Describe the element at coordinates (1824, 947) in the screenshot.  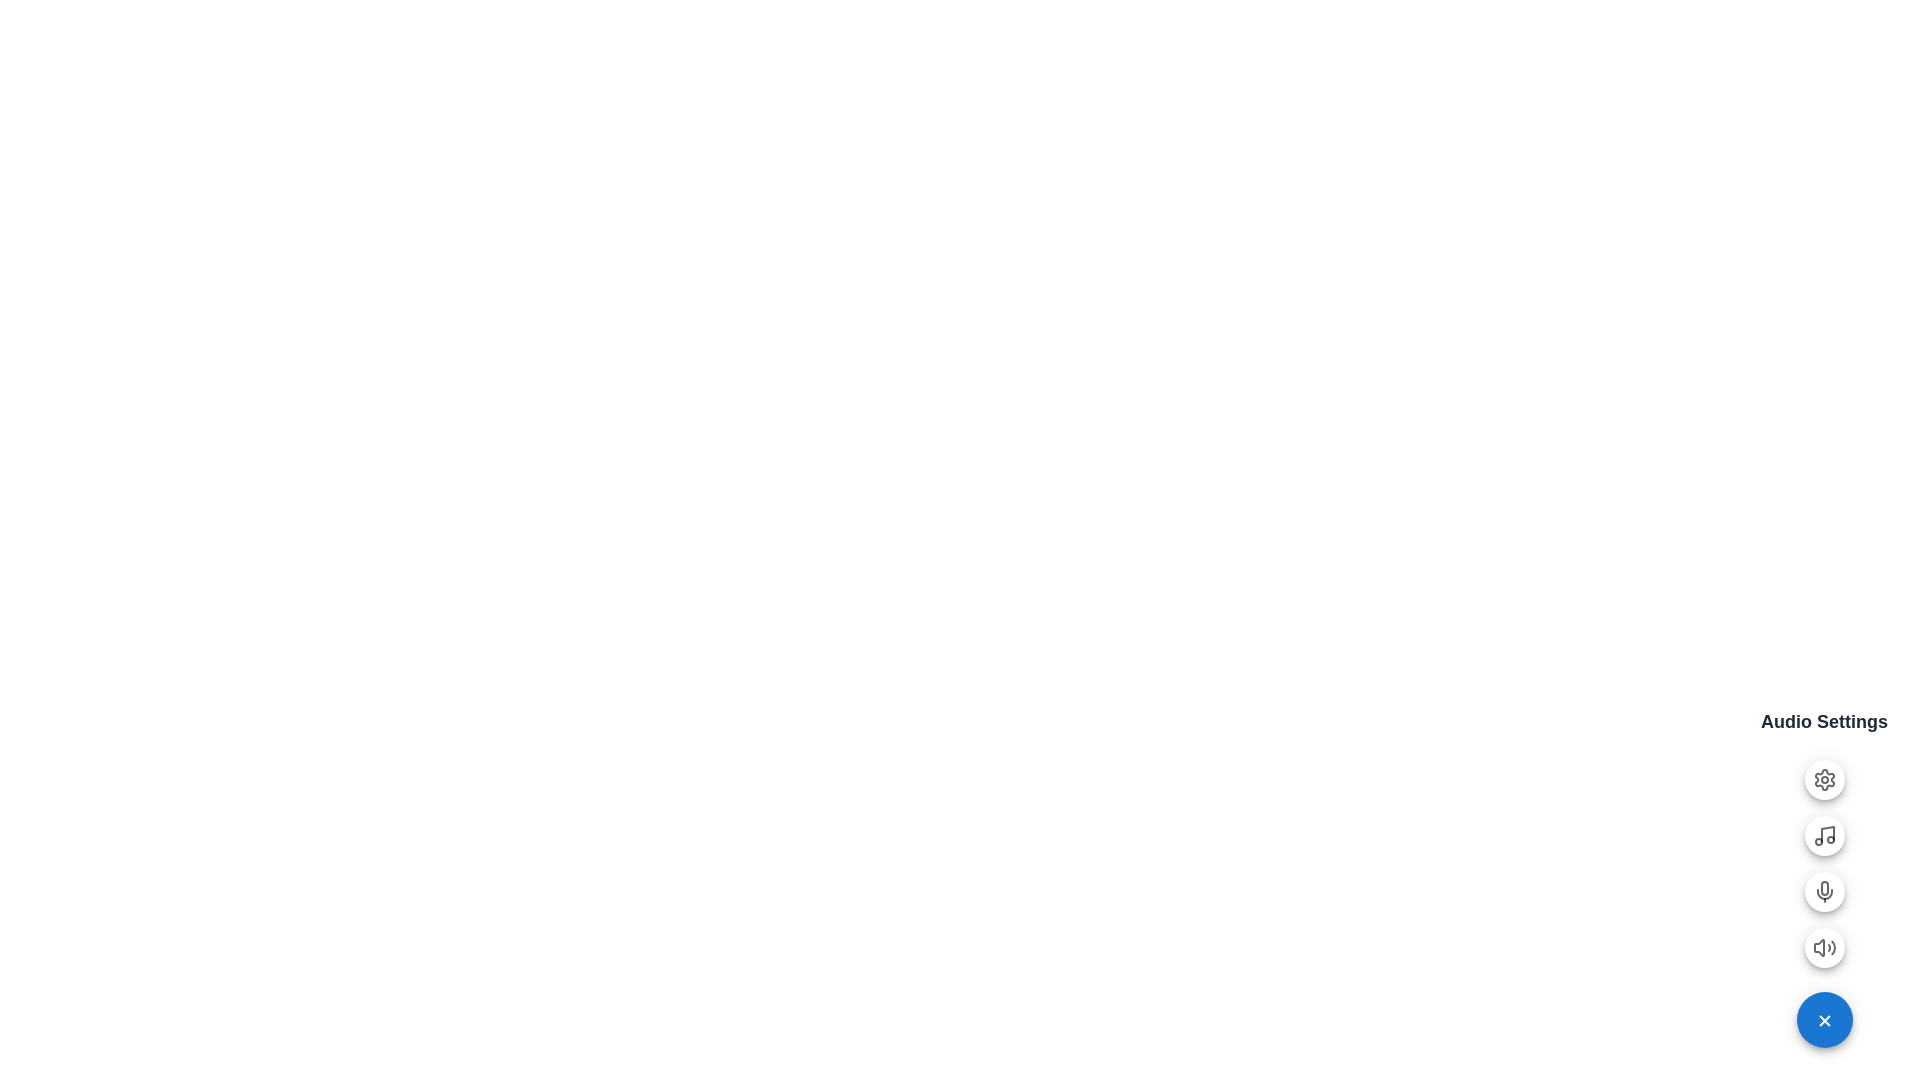
I see `the Floating Action Button (FAB) in the 'Audio Settings' menu` at that location.